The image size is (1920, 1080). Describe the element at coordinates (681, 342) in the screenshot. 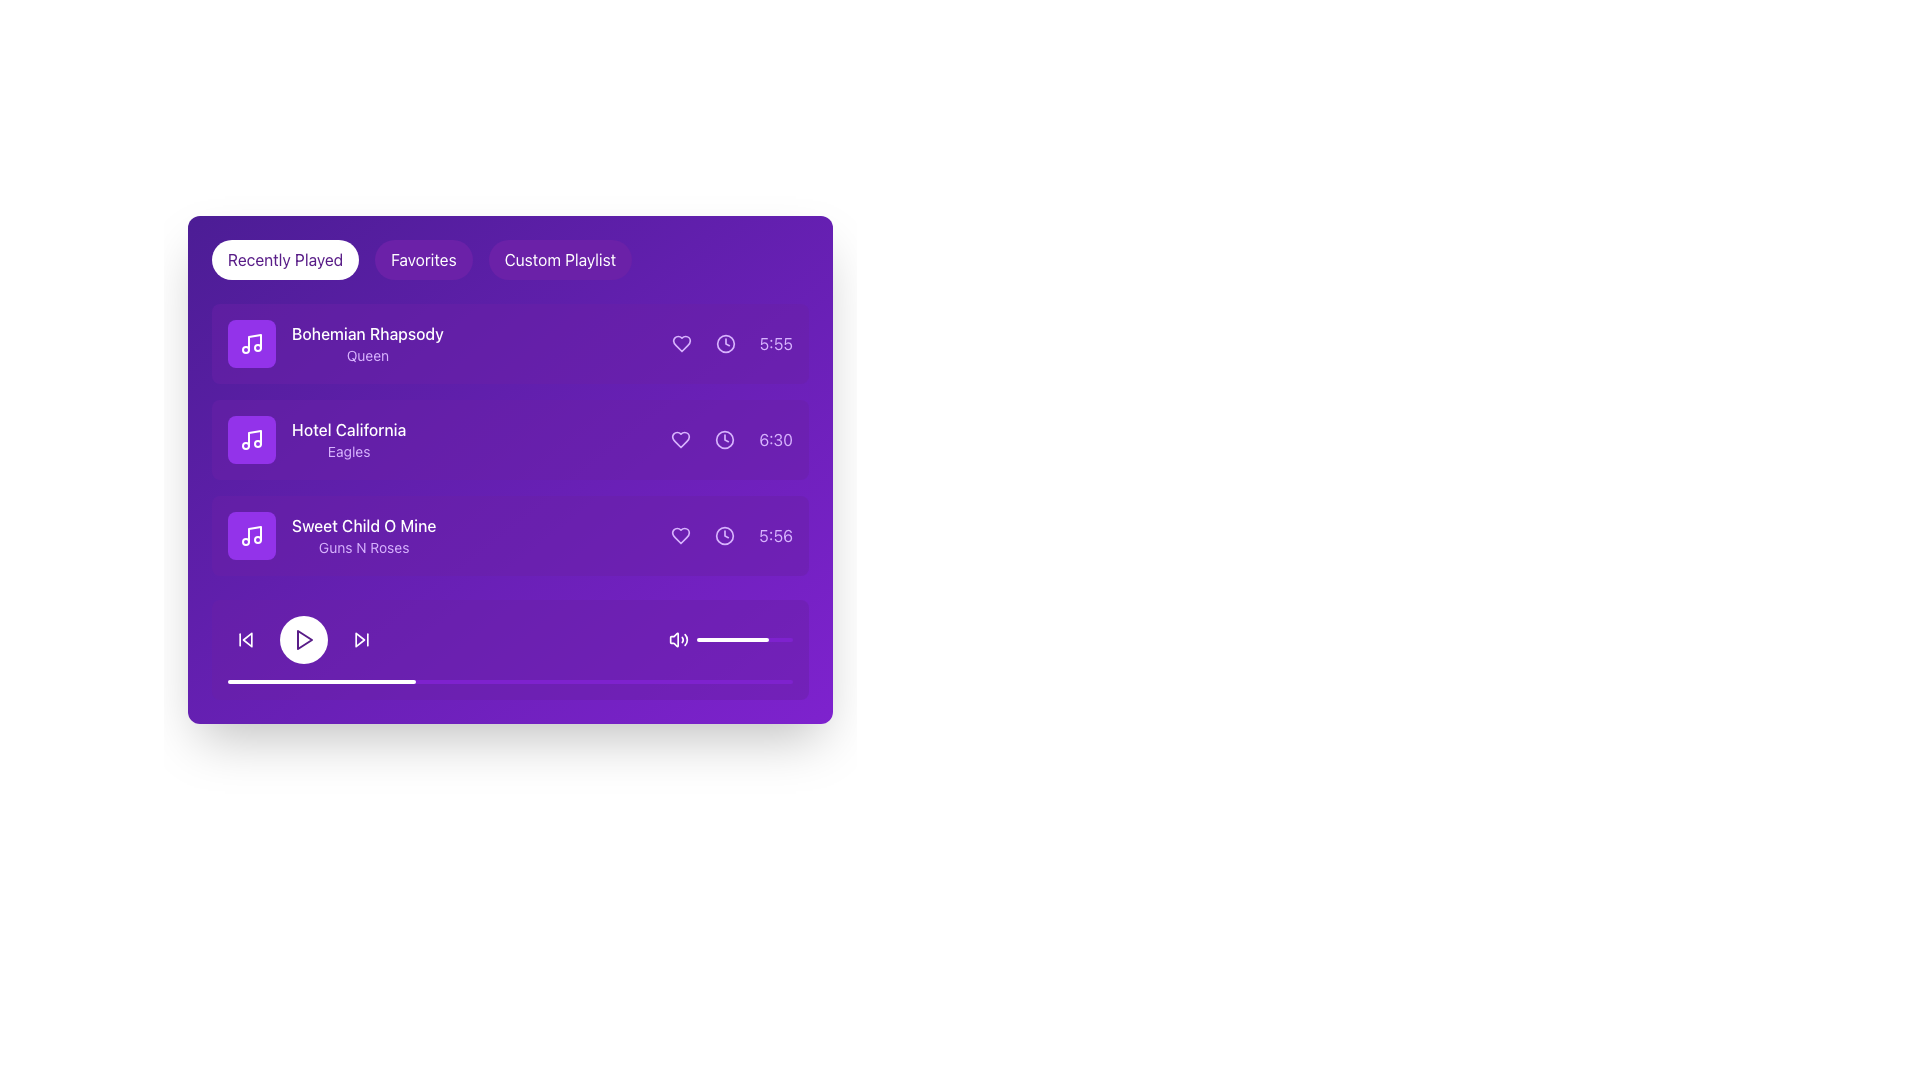

I see `the heart icon representing the favorite action for the song 'Bohemian Rhapsody' to change its color from purple to pink` at that location.